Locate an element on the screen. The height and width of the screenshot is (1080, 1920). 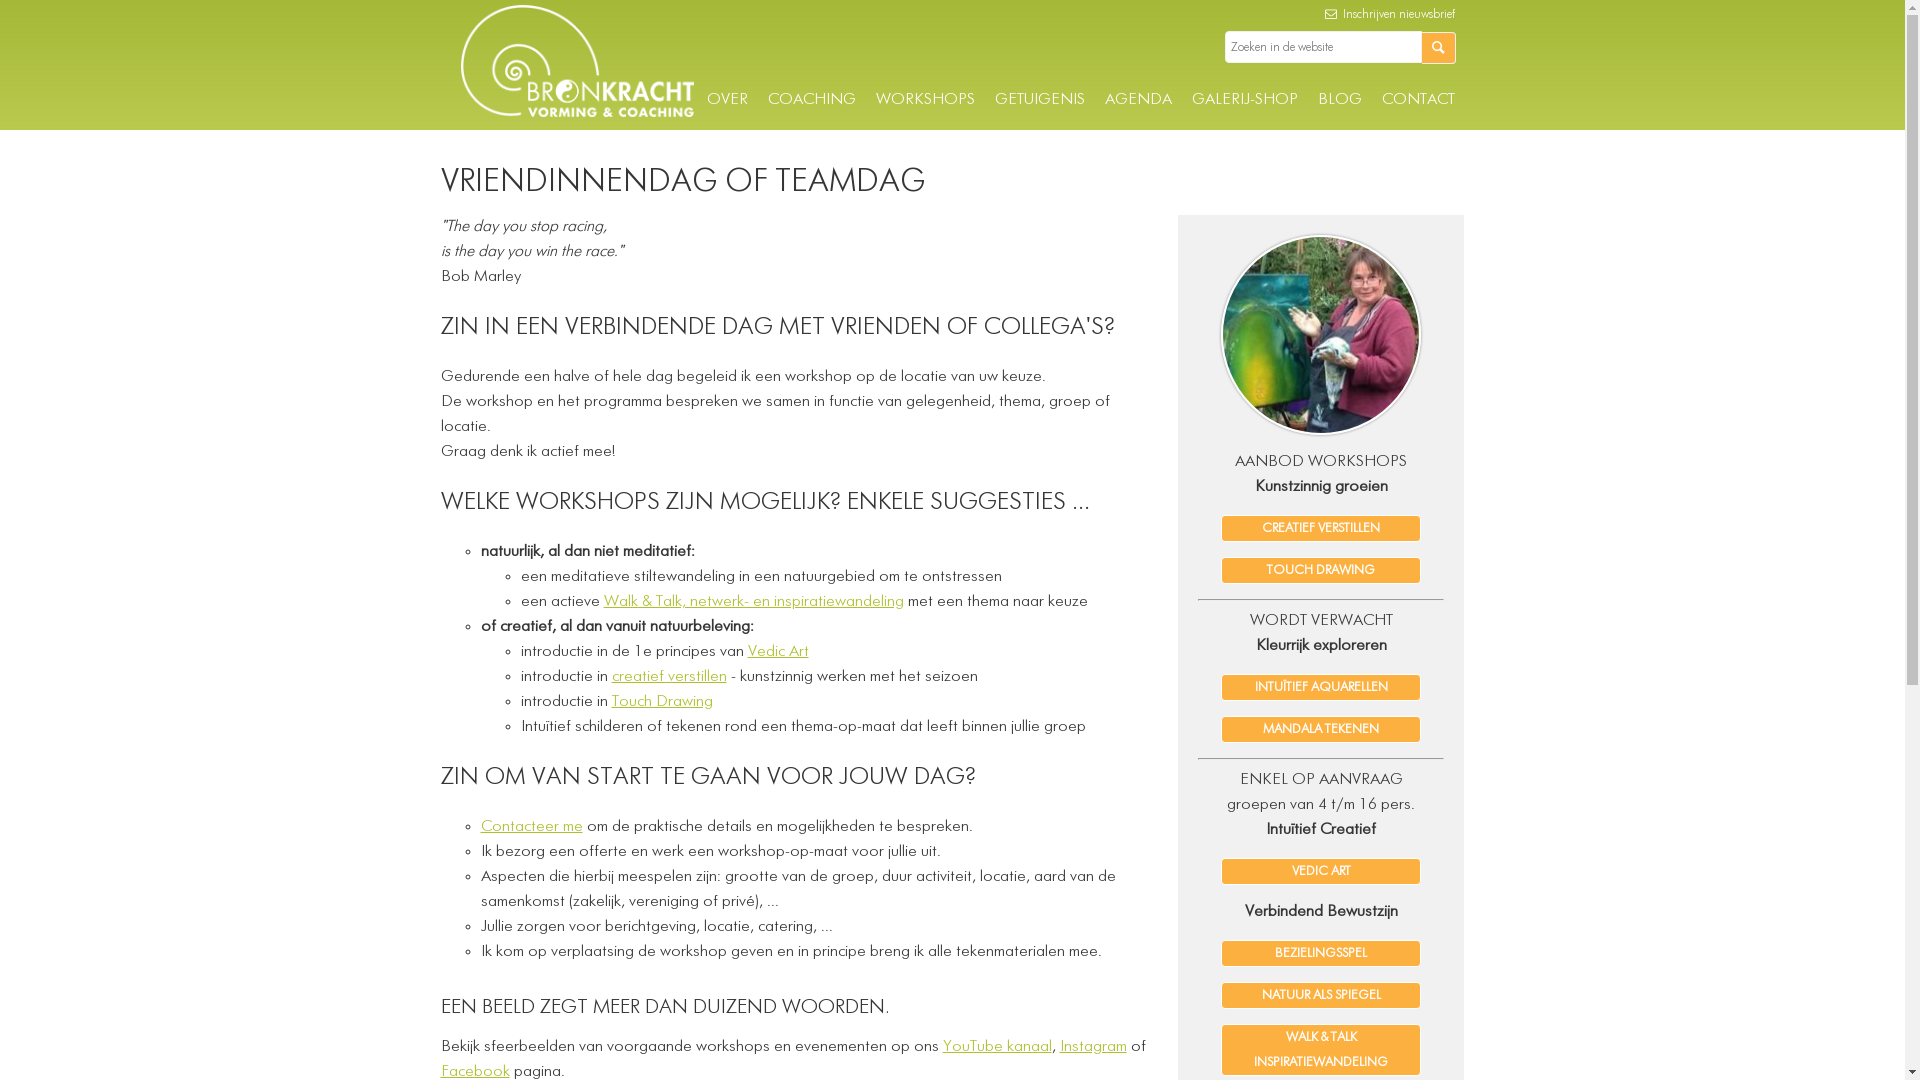
'CONTACT' is located at coordinates (1417, 100).